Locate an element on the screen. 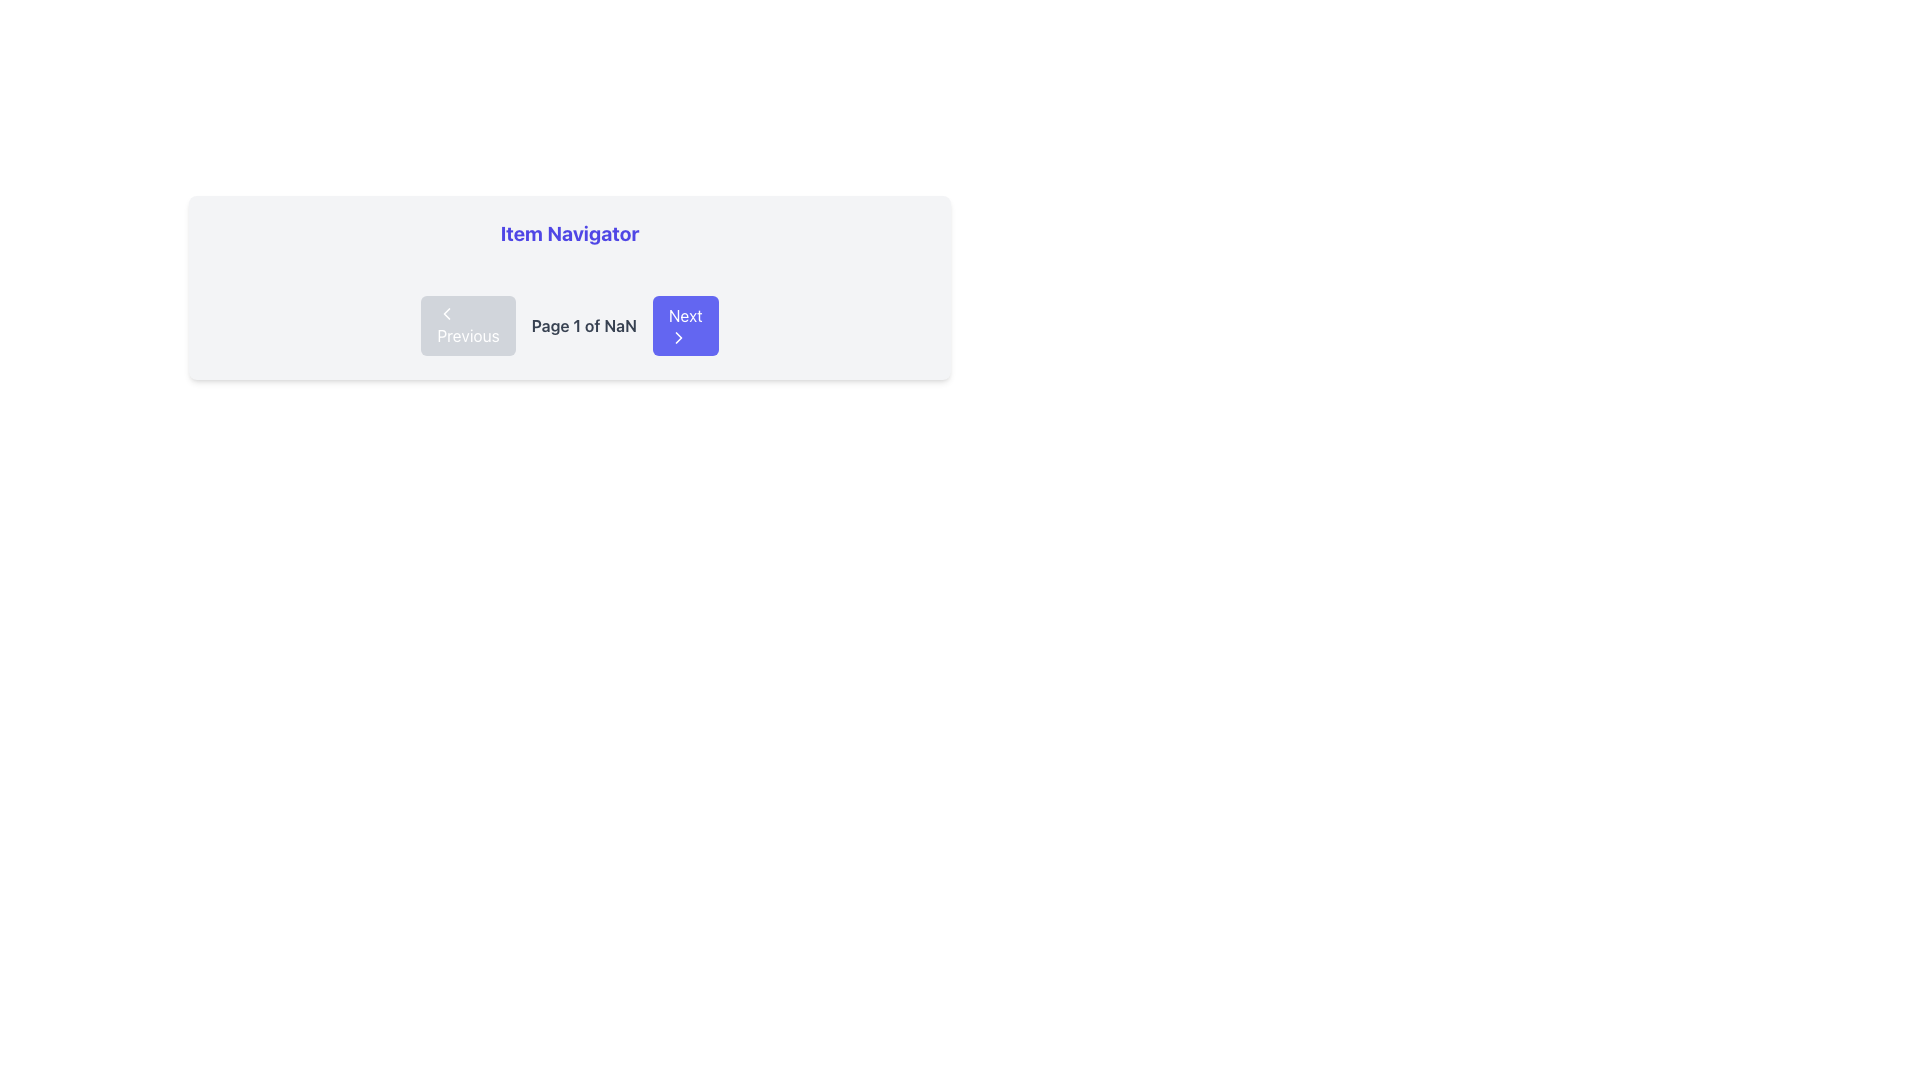  the 'Previous' navigational button is located at coordinates (467, 325).